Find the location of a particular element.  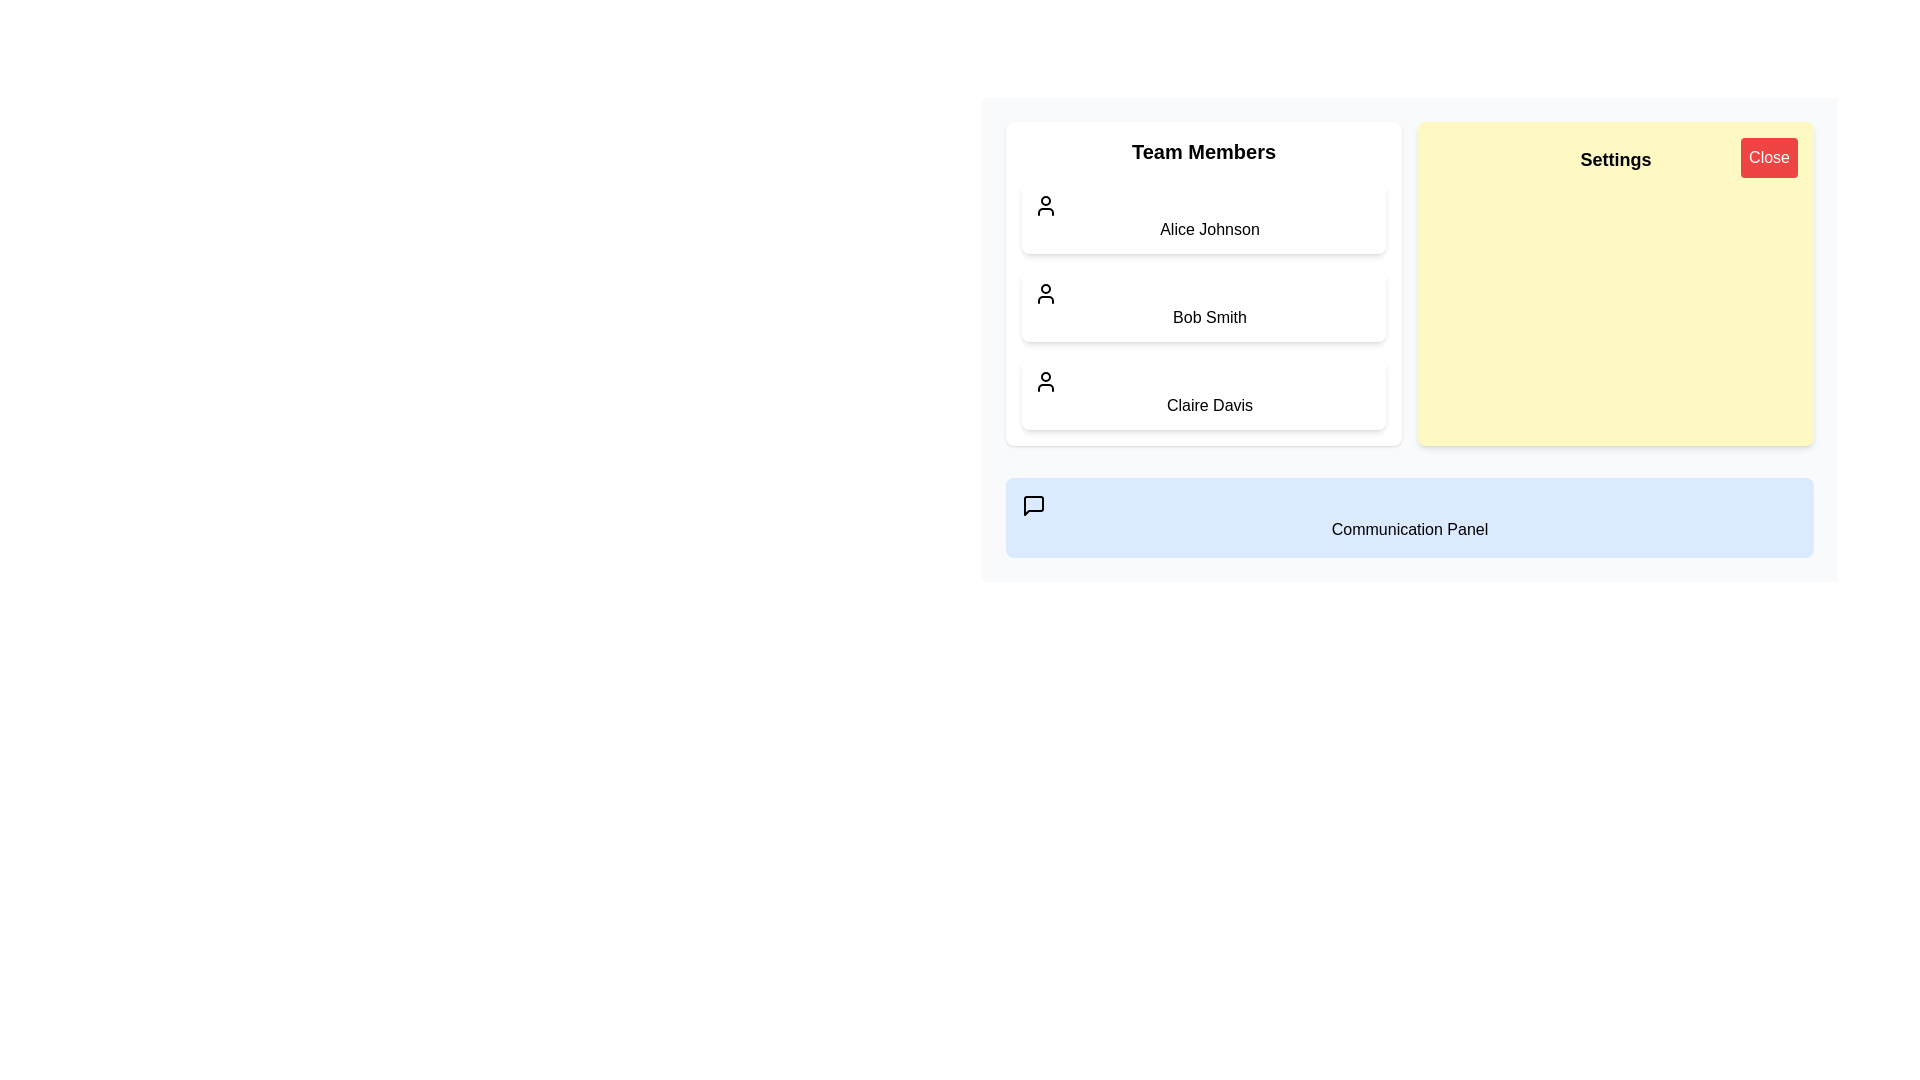

the settings panel located in the rightmost column of the interface for additional interactivity is located at coordinates (1409, 338).